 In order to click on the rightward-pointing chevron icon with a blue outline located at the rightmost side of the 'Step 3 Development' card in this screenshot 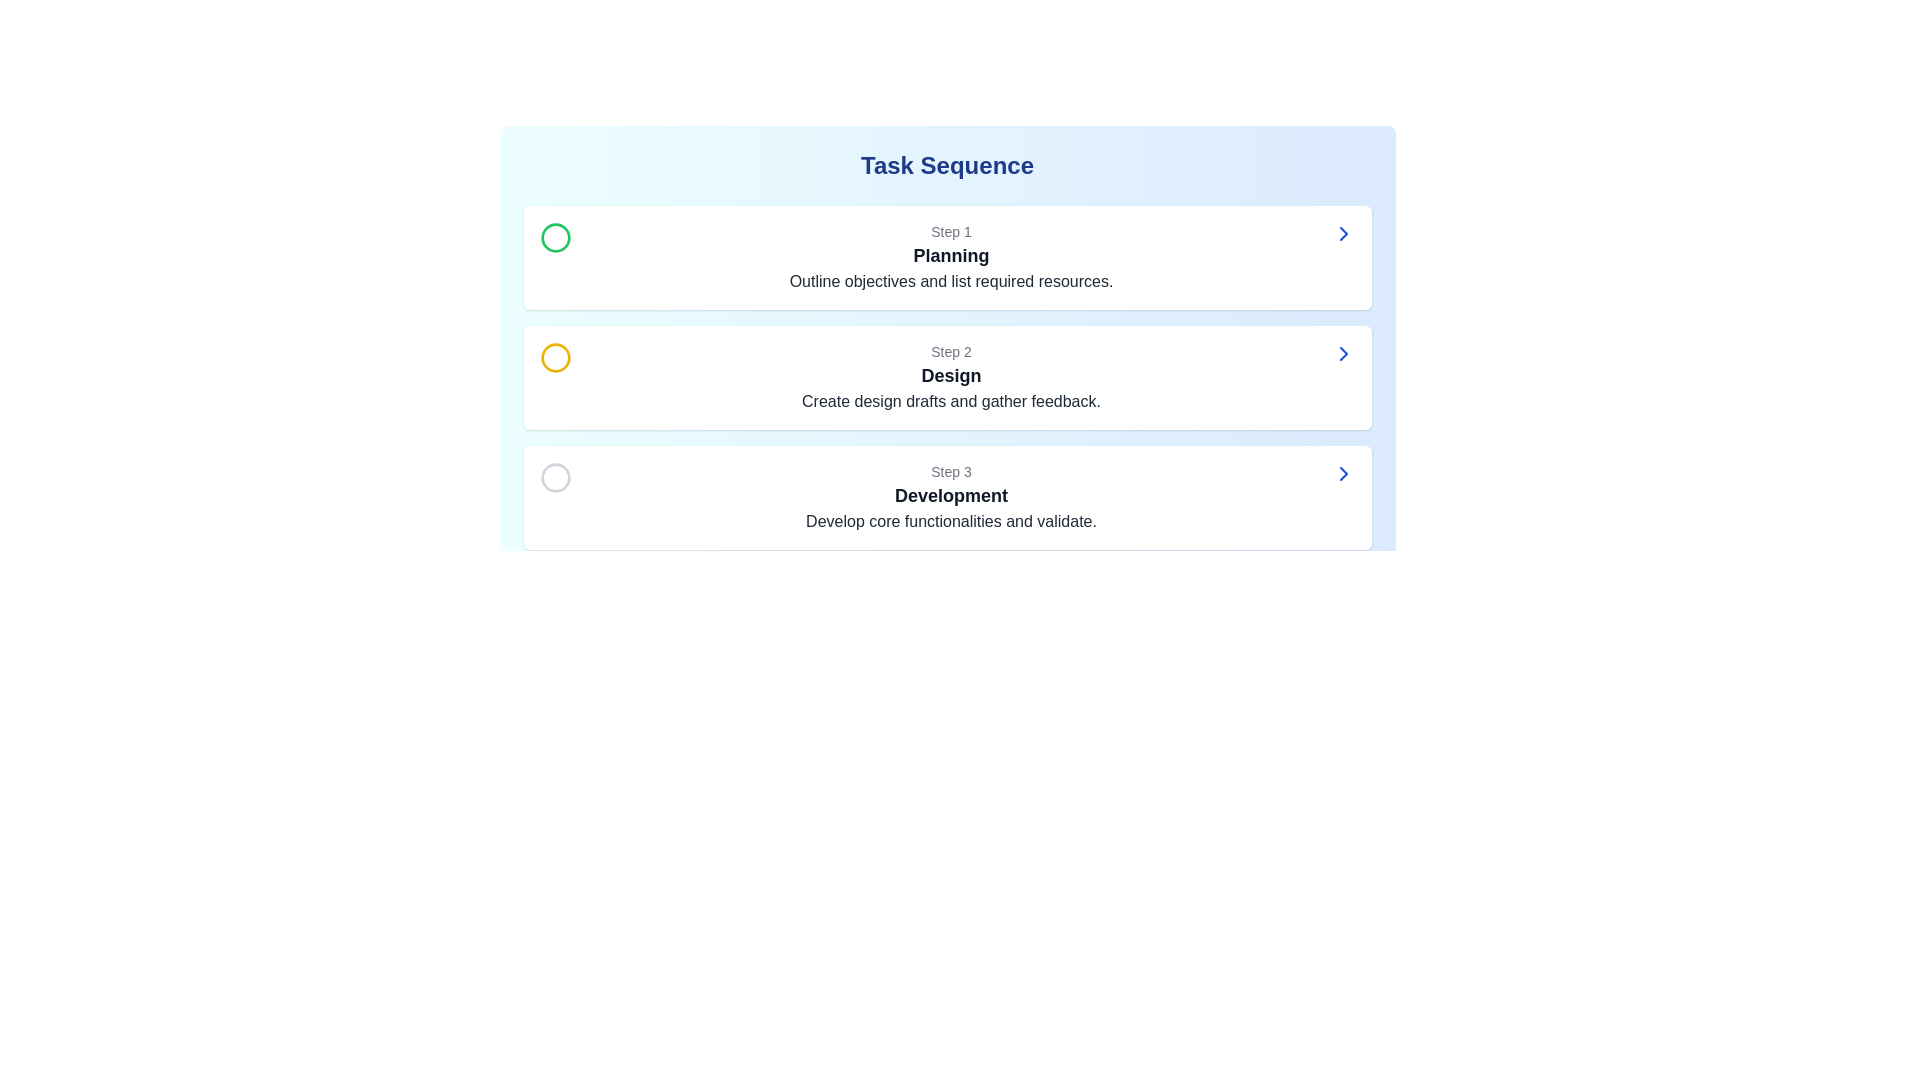, I will do `click(1343, 474)`.